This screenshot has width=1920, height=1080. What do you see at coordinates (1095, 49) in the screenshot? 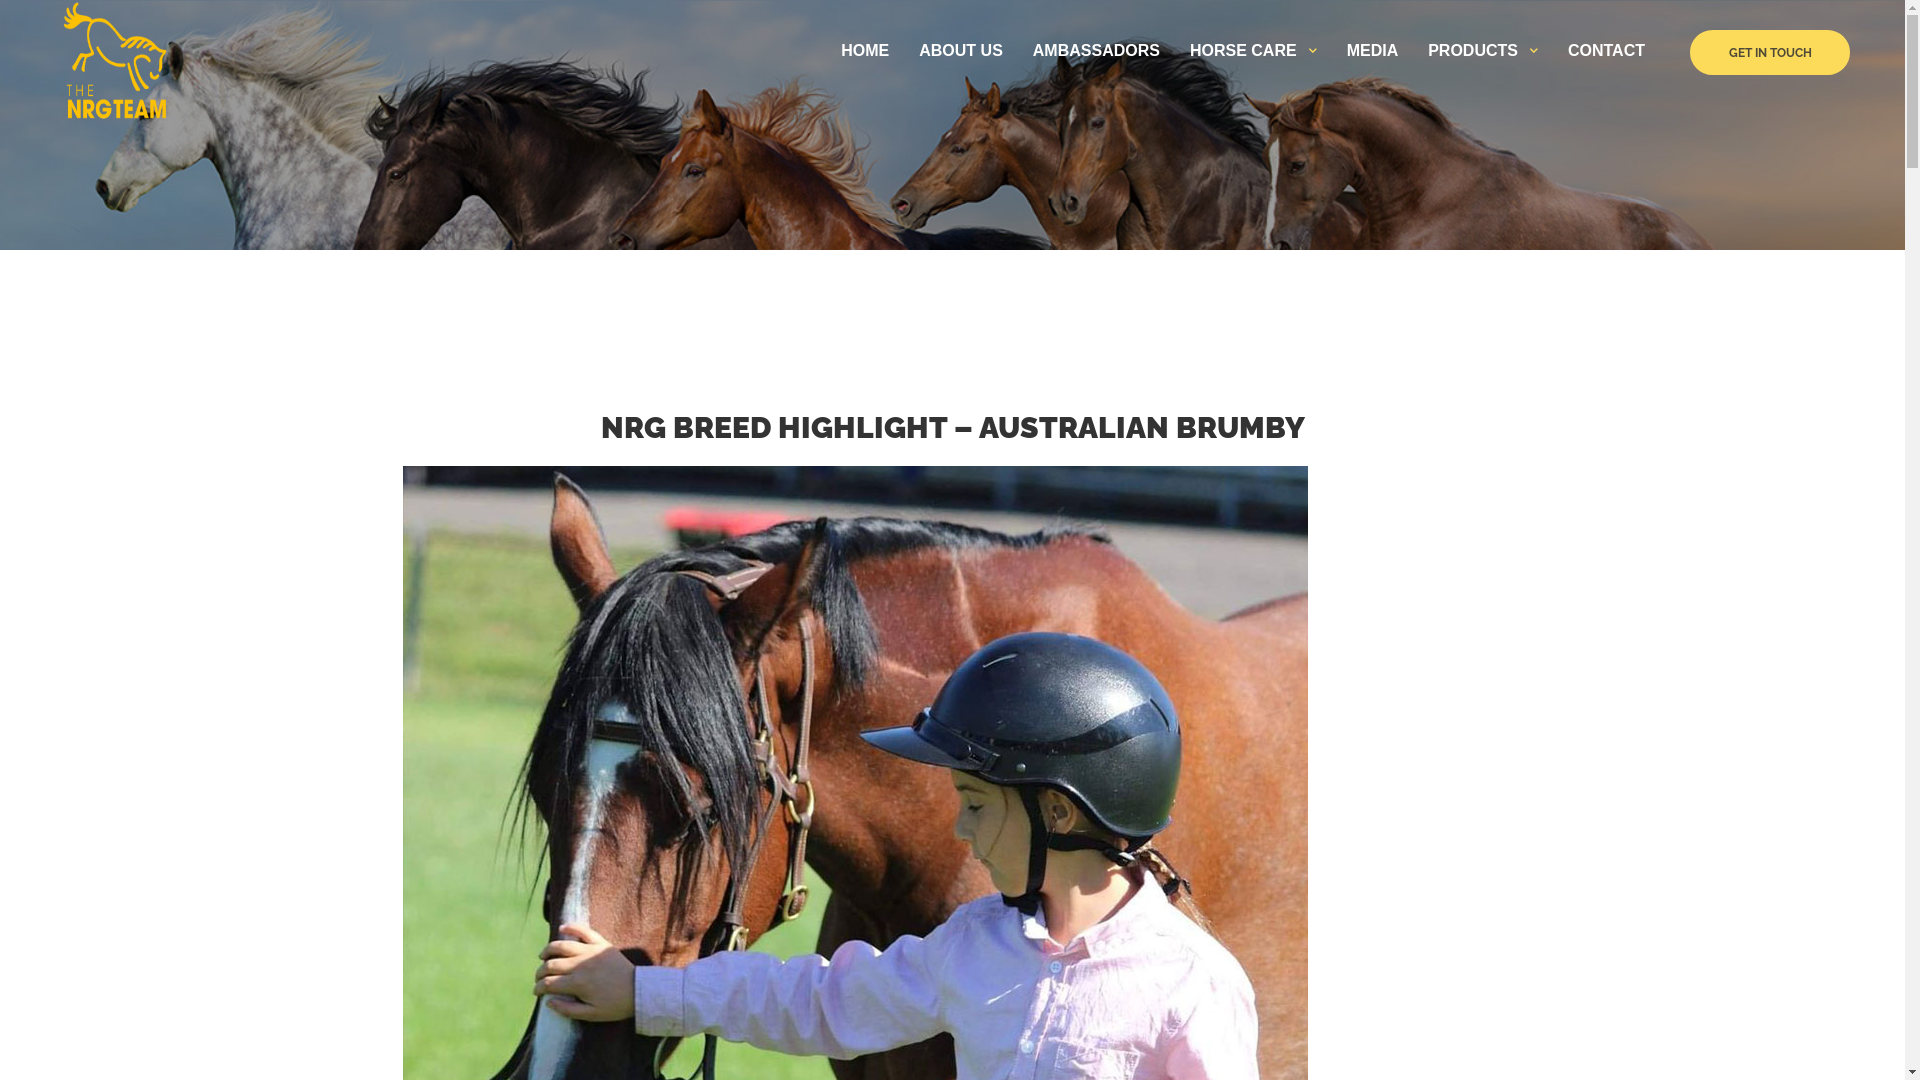
I see `'AMBASSADORS'` at bounding box center [1095, 49].